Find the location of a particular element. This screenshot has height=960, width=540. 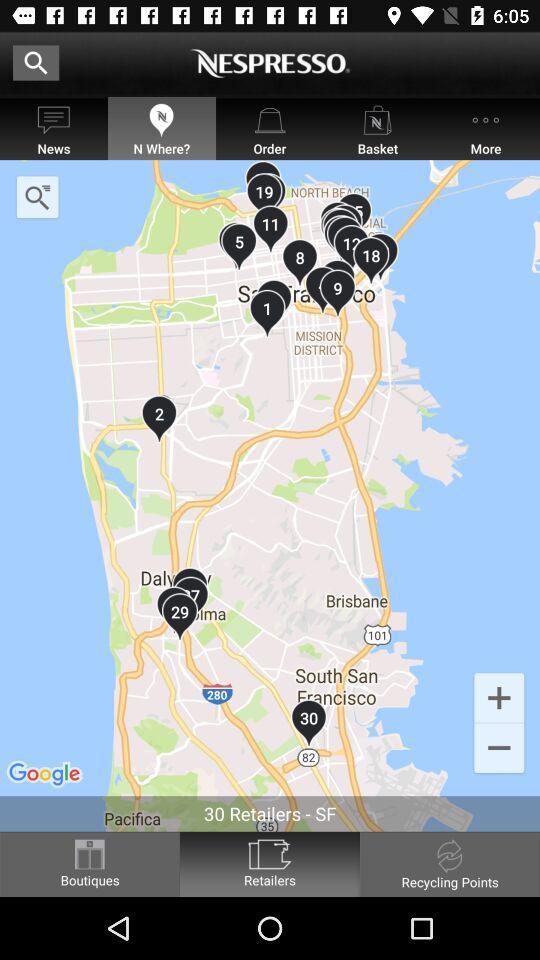

the search icon is located at coordinates (36, 62).